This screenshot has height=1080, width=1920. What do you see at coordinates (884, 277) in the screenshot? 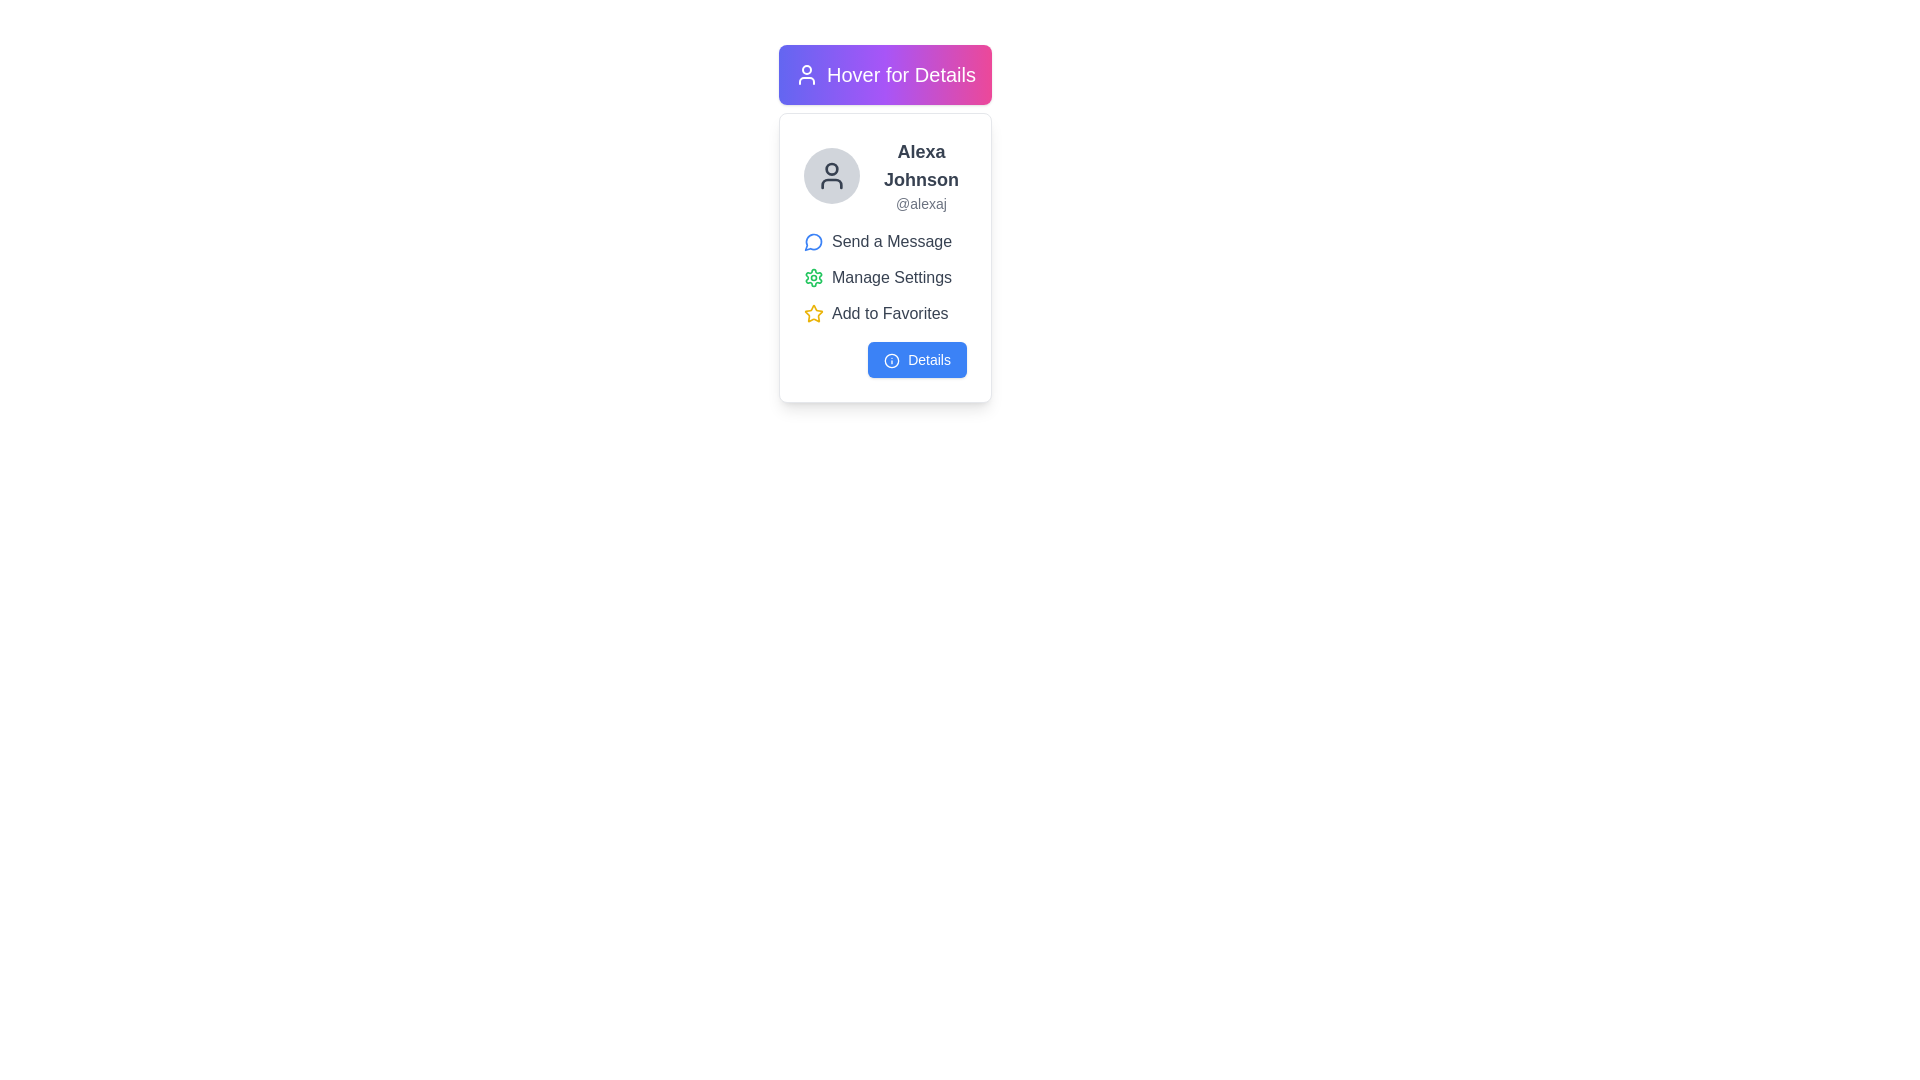
I see `the Action button located in the central section of the card interface, positioned beneath 'Send a Message' and above 'Add to Favorites', to initiate the settings management action` at bounding box center [884, 277].